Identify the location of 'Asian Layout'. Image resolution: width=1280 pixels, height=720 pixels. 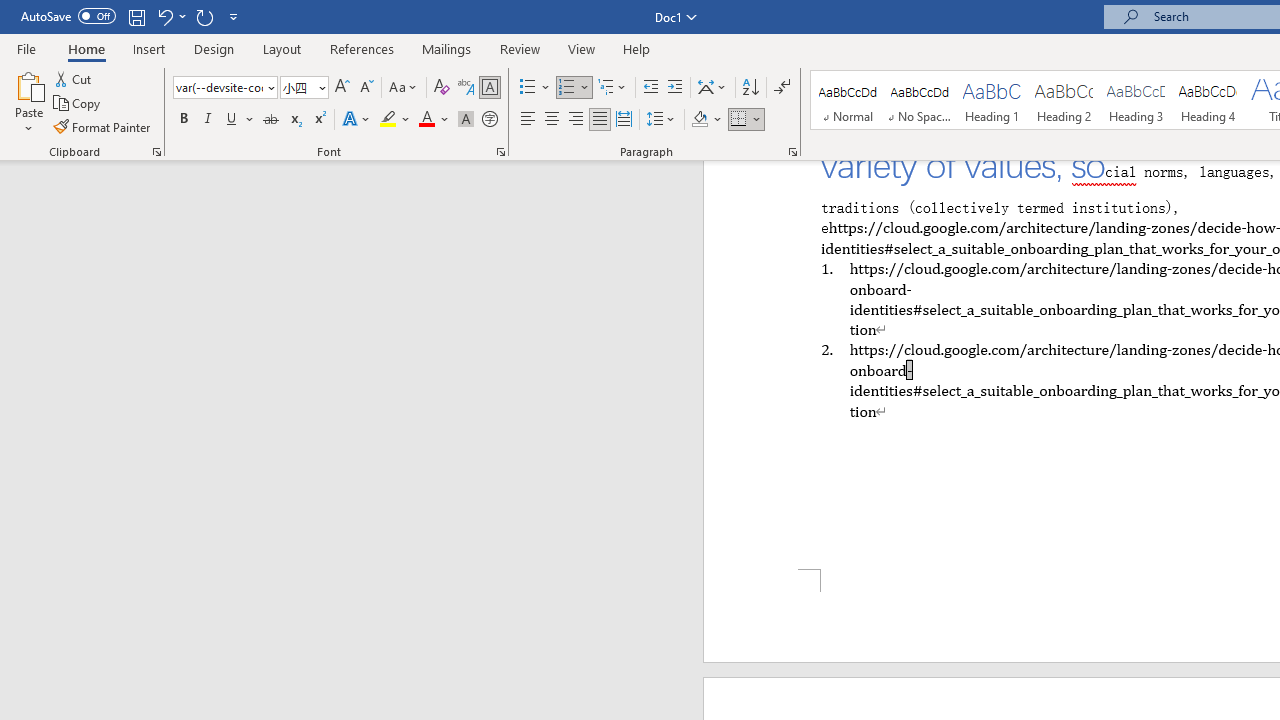
(712, 86).